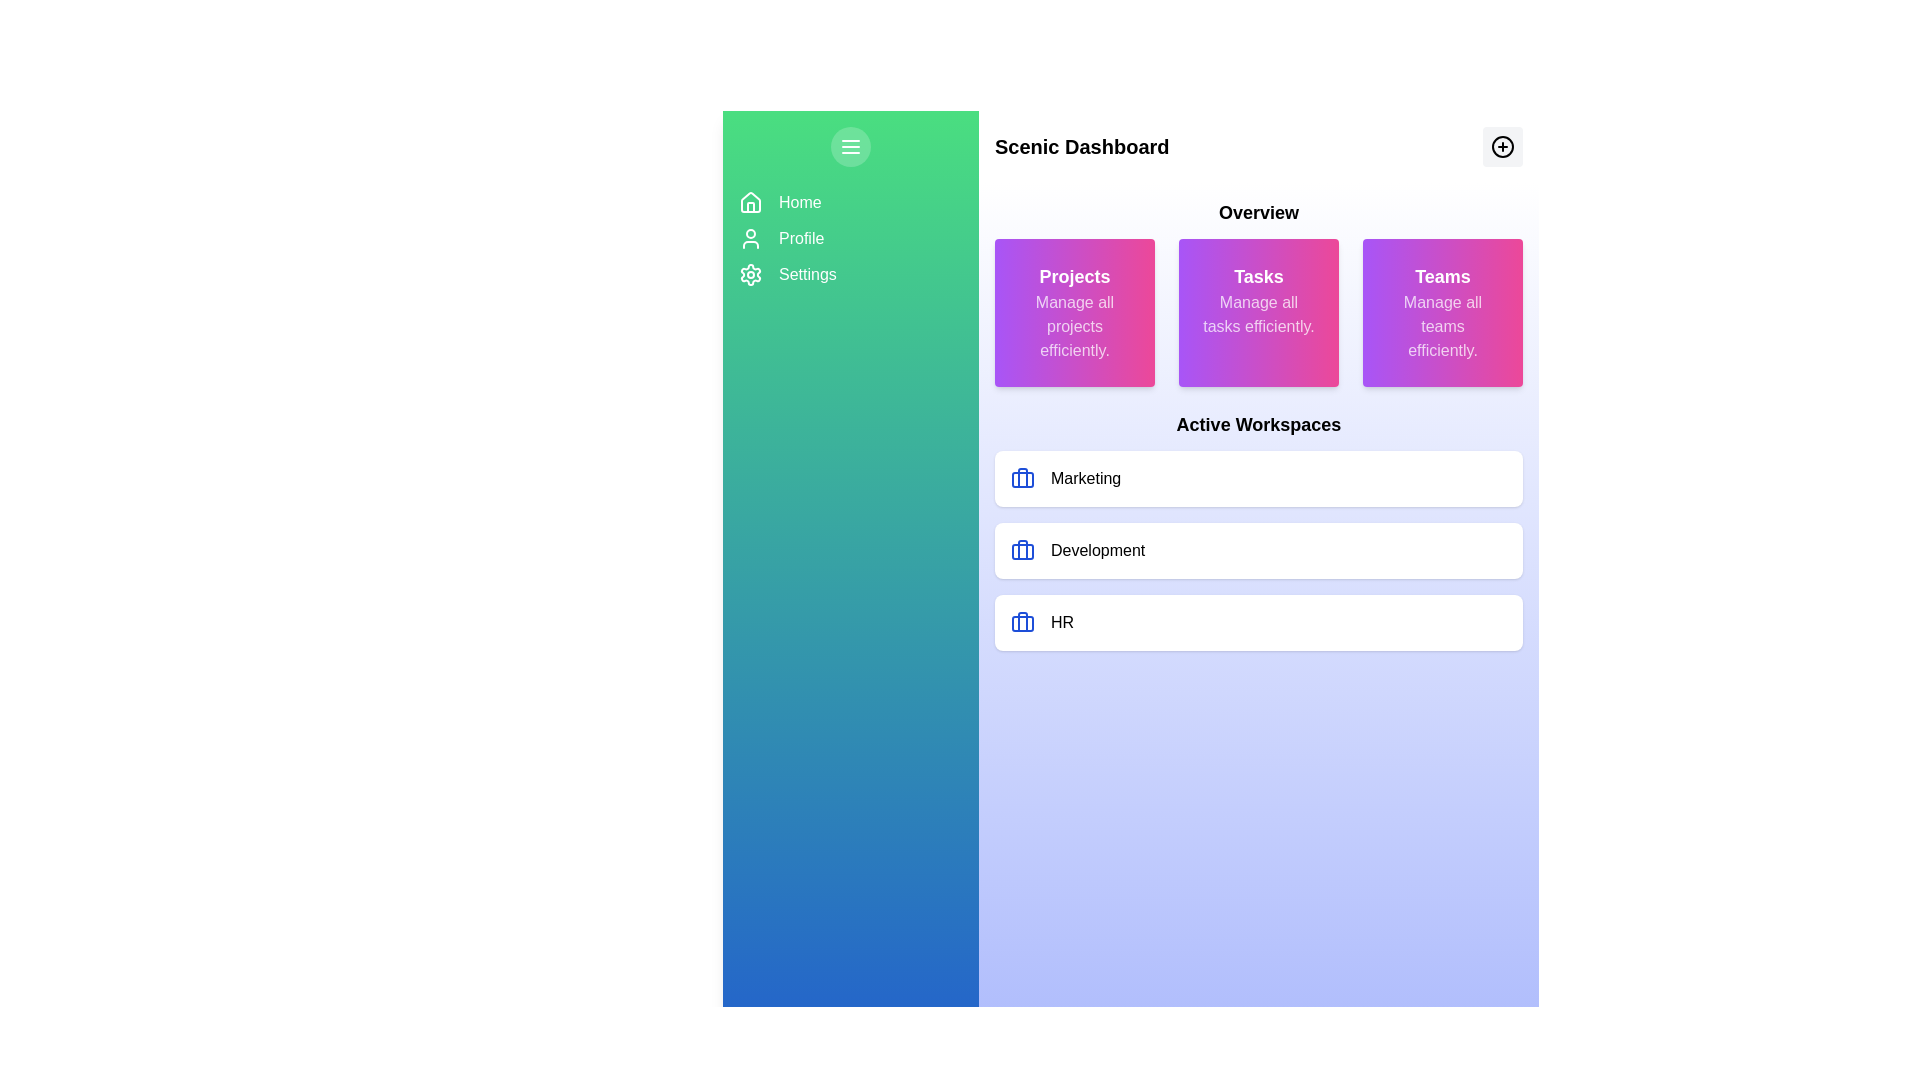 The width and height of the screenshot is (1920, 1080). I want to click on the title text label of the task management card, which is located at the top-center and indicates the card's focus area, so click(1257, 277).